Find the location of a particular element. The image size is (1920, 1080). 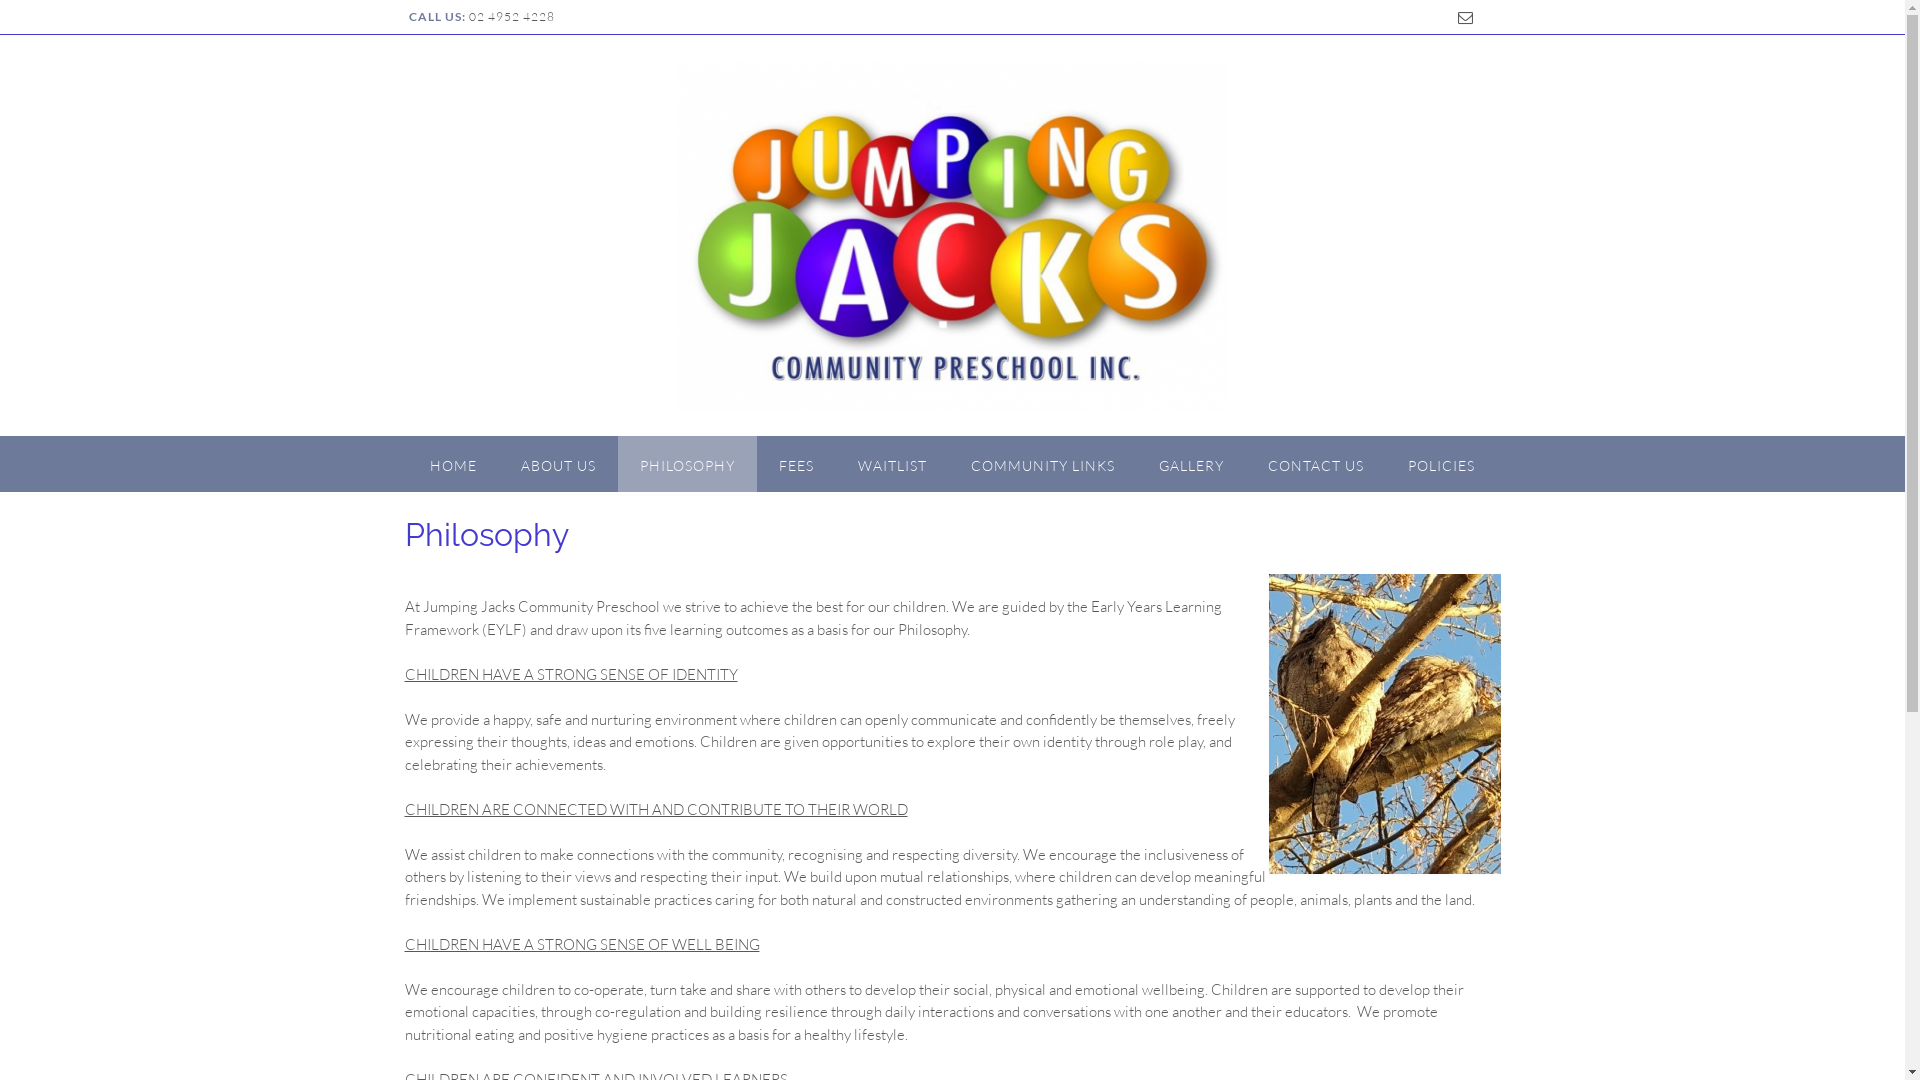

'CONTACT US' is located at coordinates (1245, 463).